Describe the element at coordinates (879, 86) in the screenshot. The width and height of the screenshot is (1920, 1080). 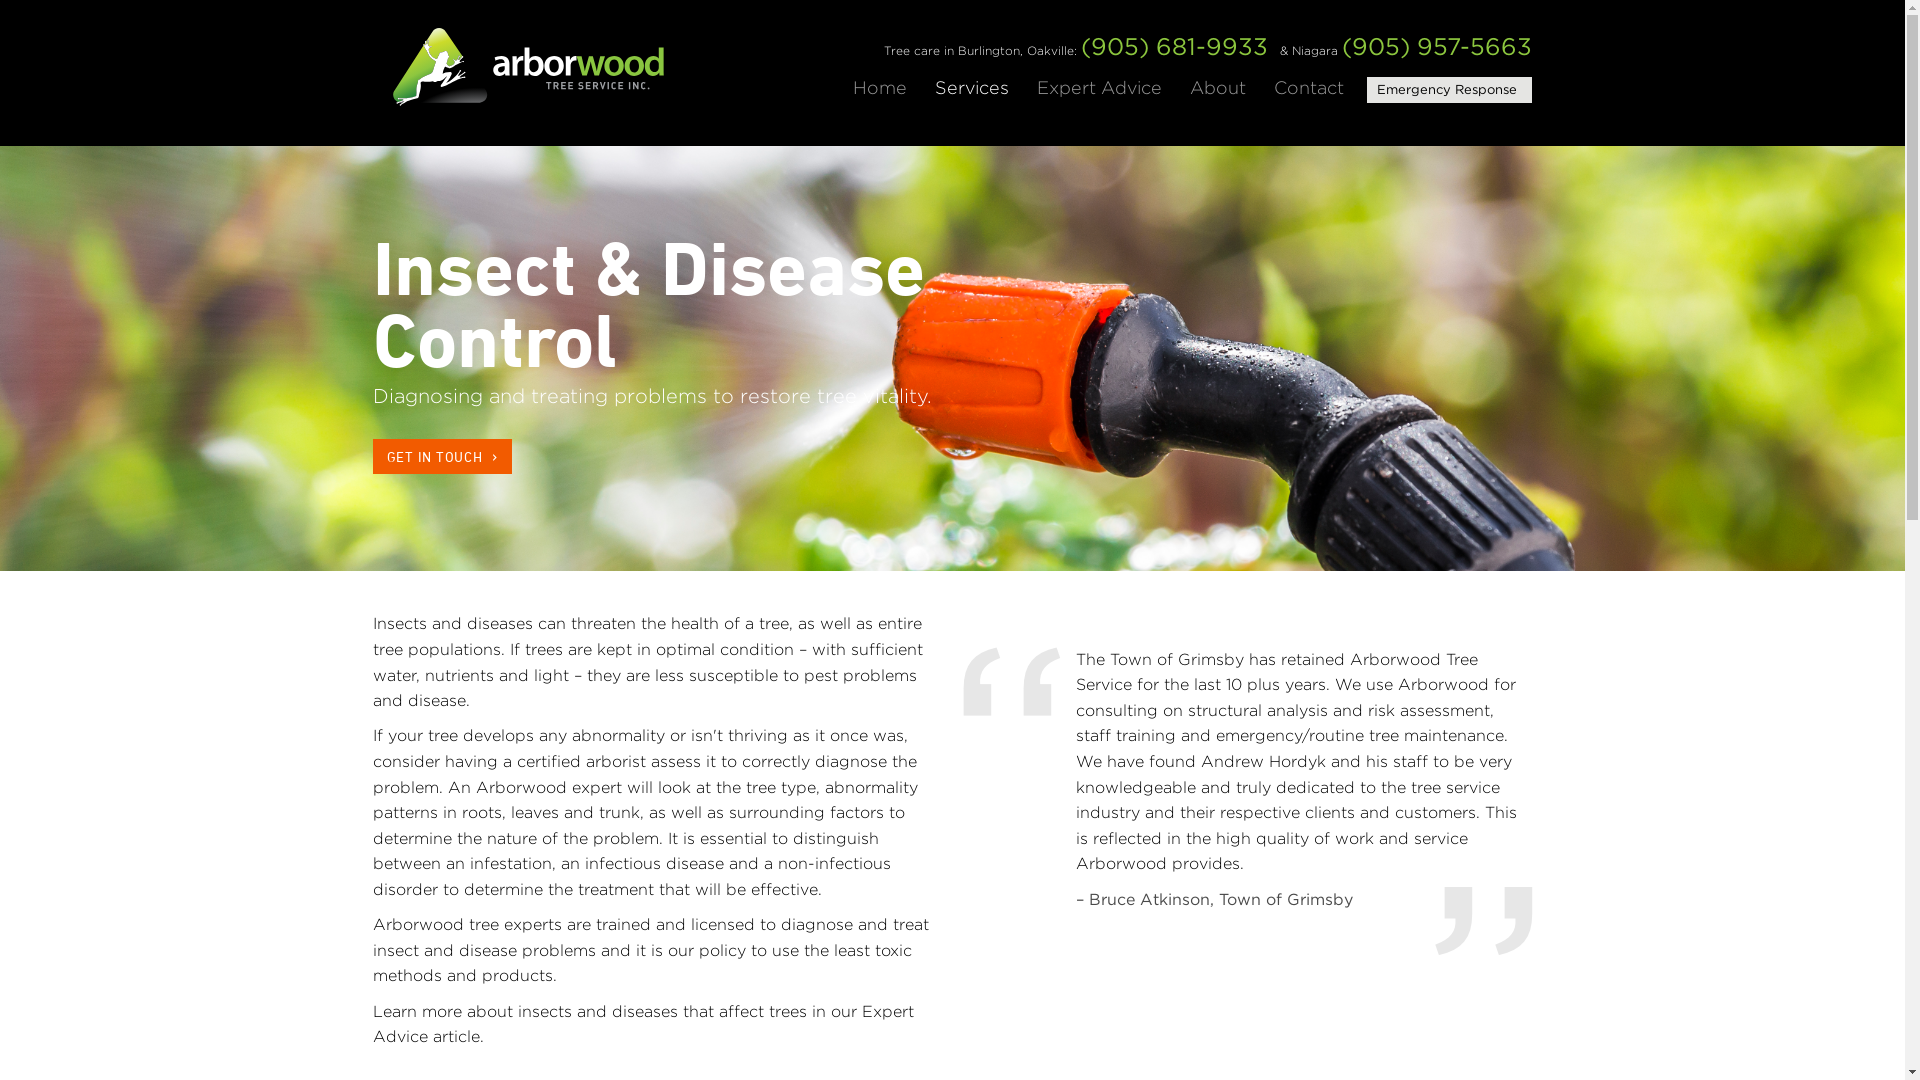
I see `'Home'` at that location.